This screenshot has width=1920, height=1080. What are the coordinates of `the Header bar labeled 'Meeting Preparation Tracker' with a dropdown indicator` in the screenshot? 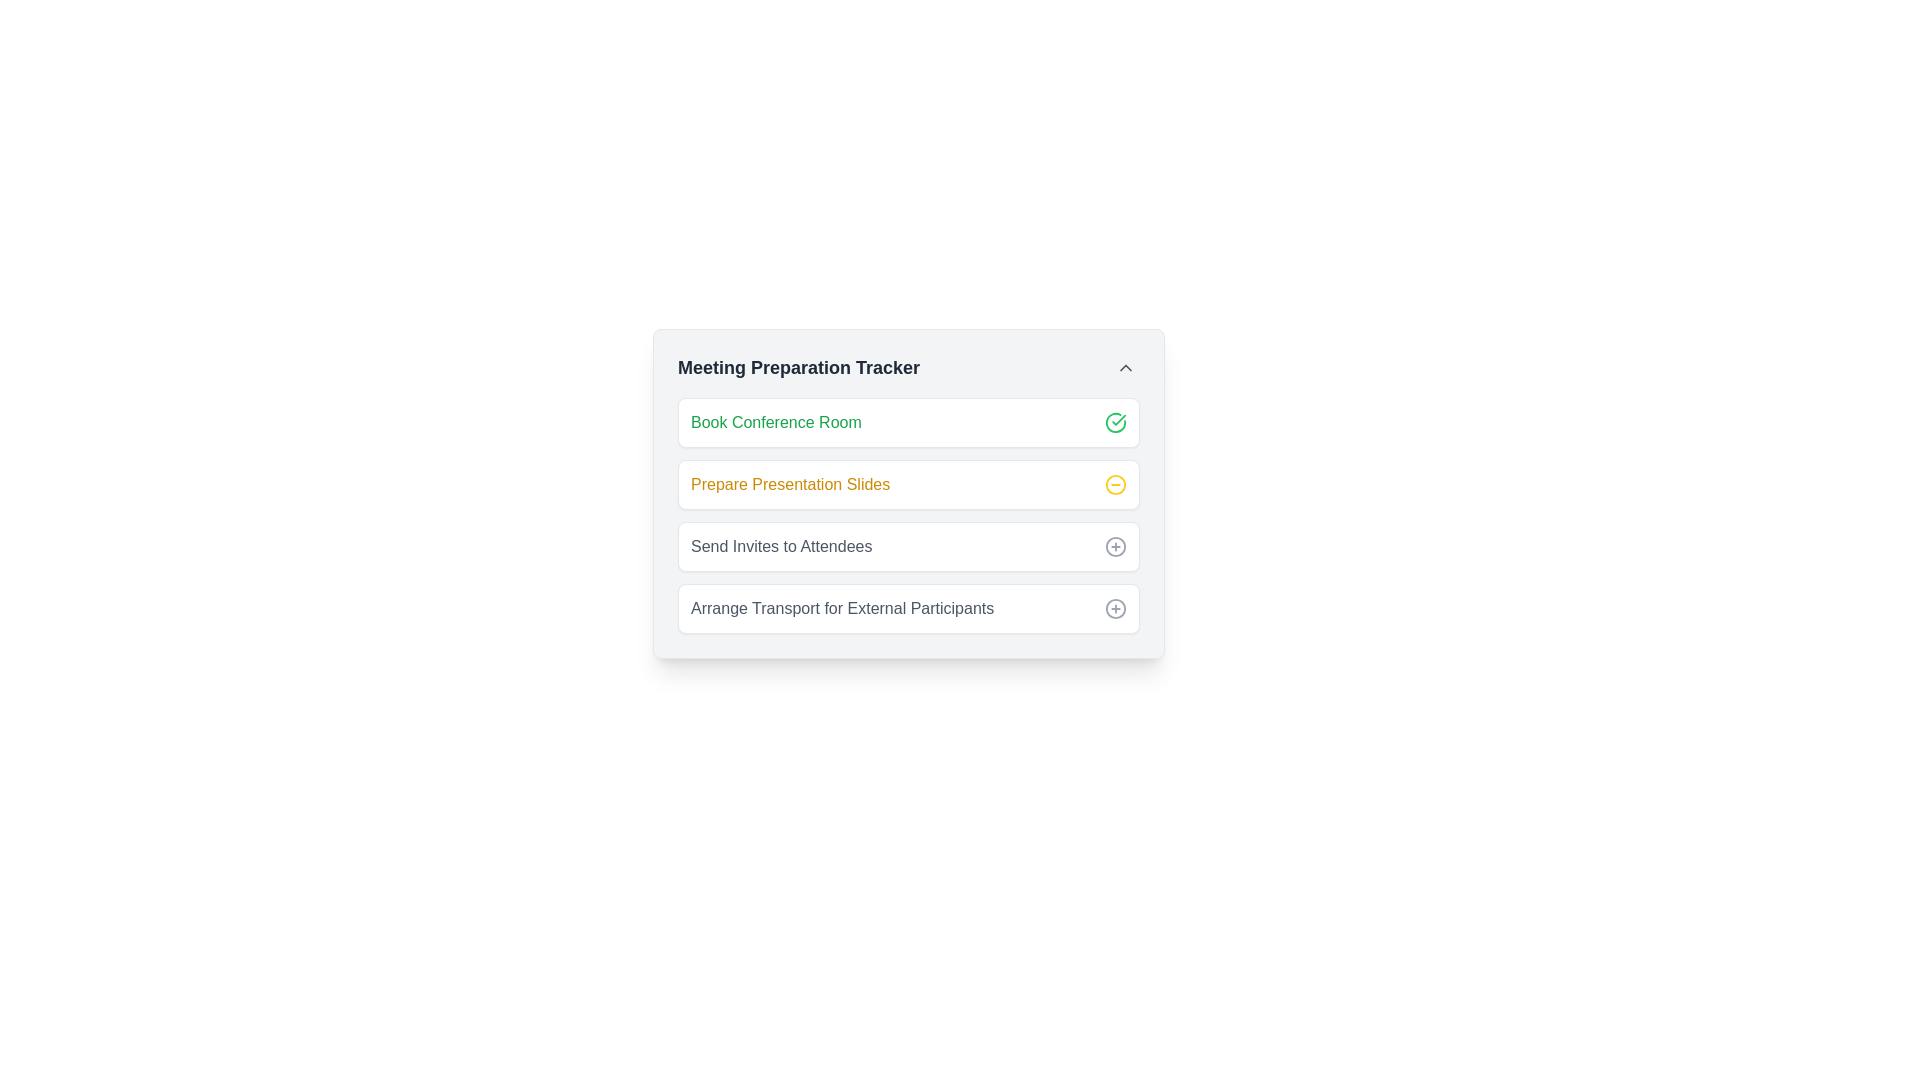 It's located at (907, 367).